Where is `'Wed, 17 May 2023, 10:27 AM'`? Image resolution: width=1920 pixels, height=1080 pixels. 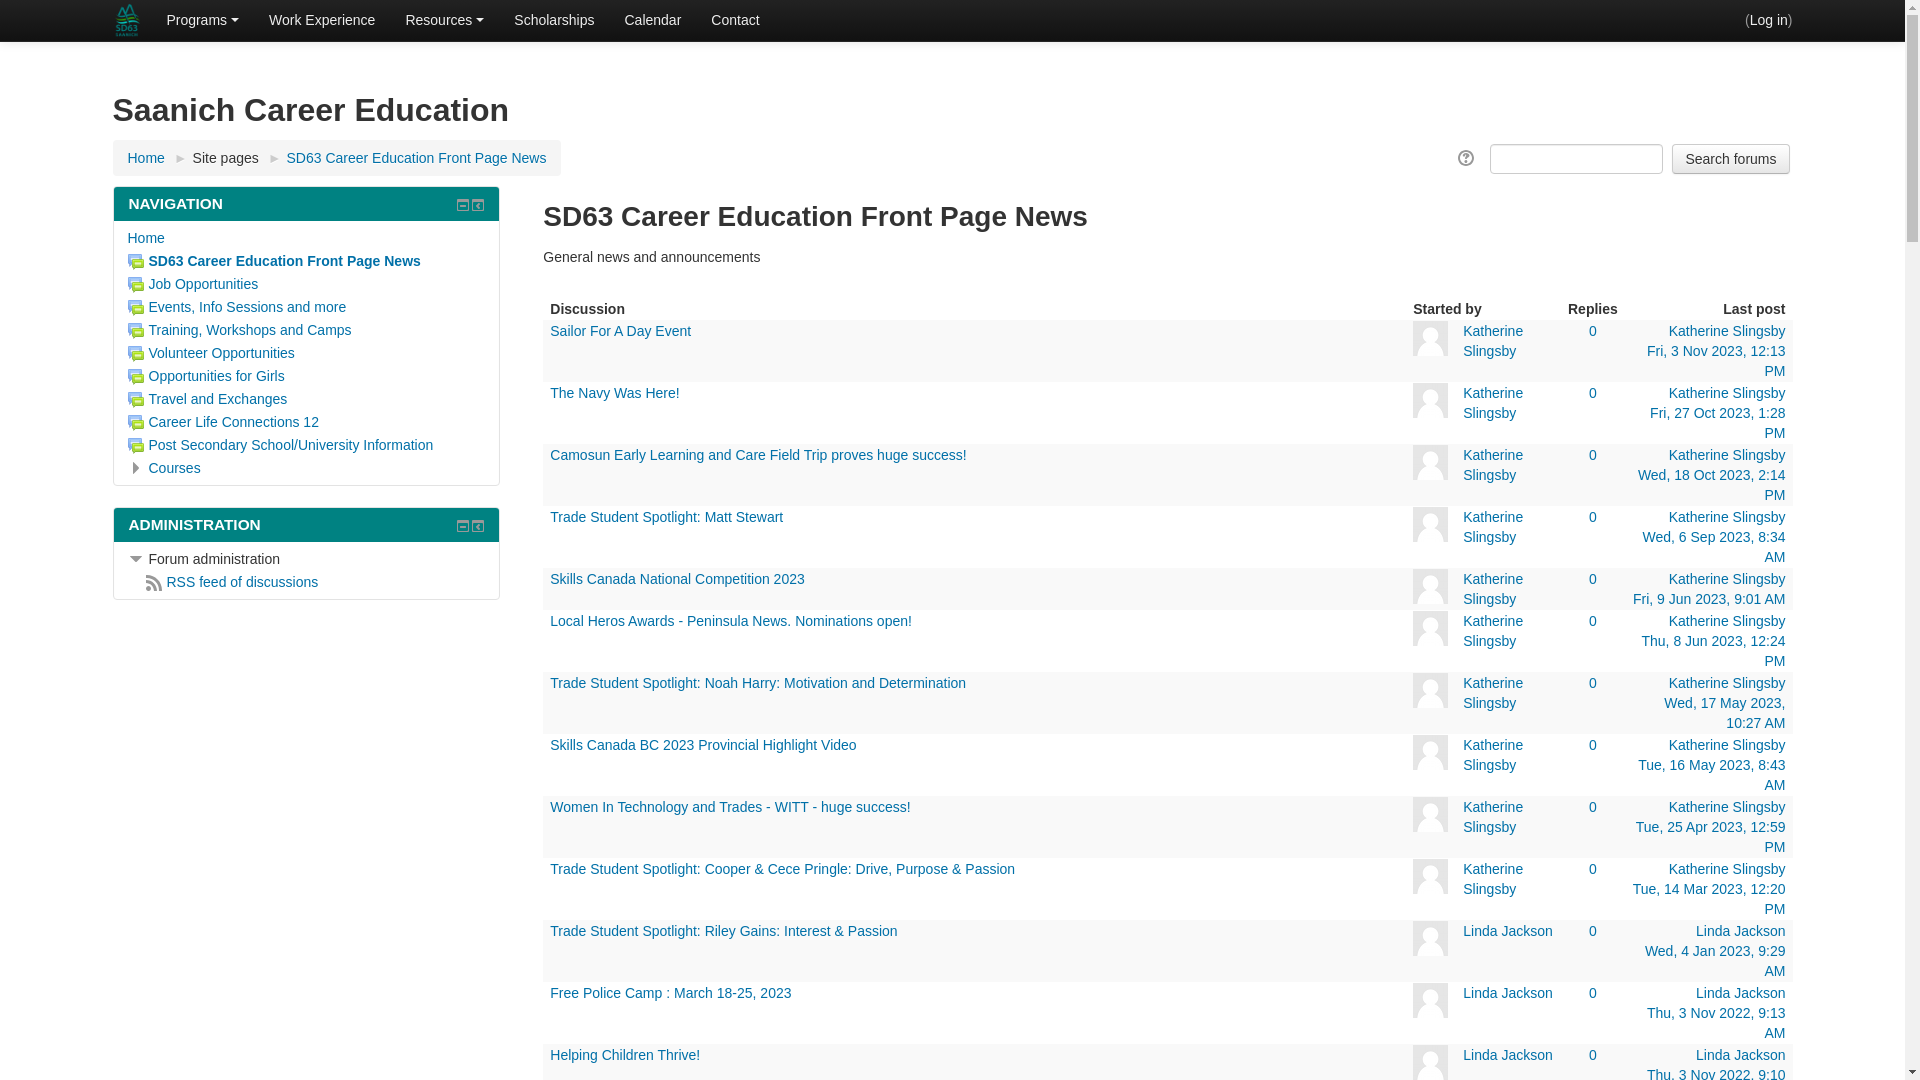 'Wed, 17 May 2023, 10:27 AM' is located at coordinates (1723, 712).